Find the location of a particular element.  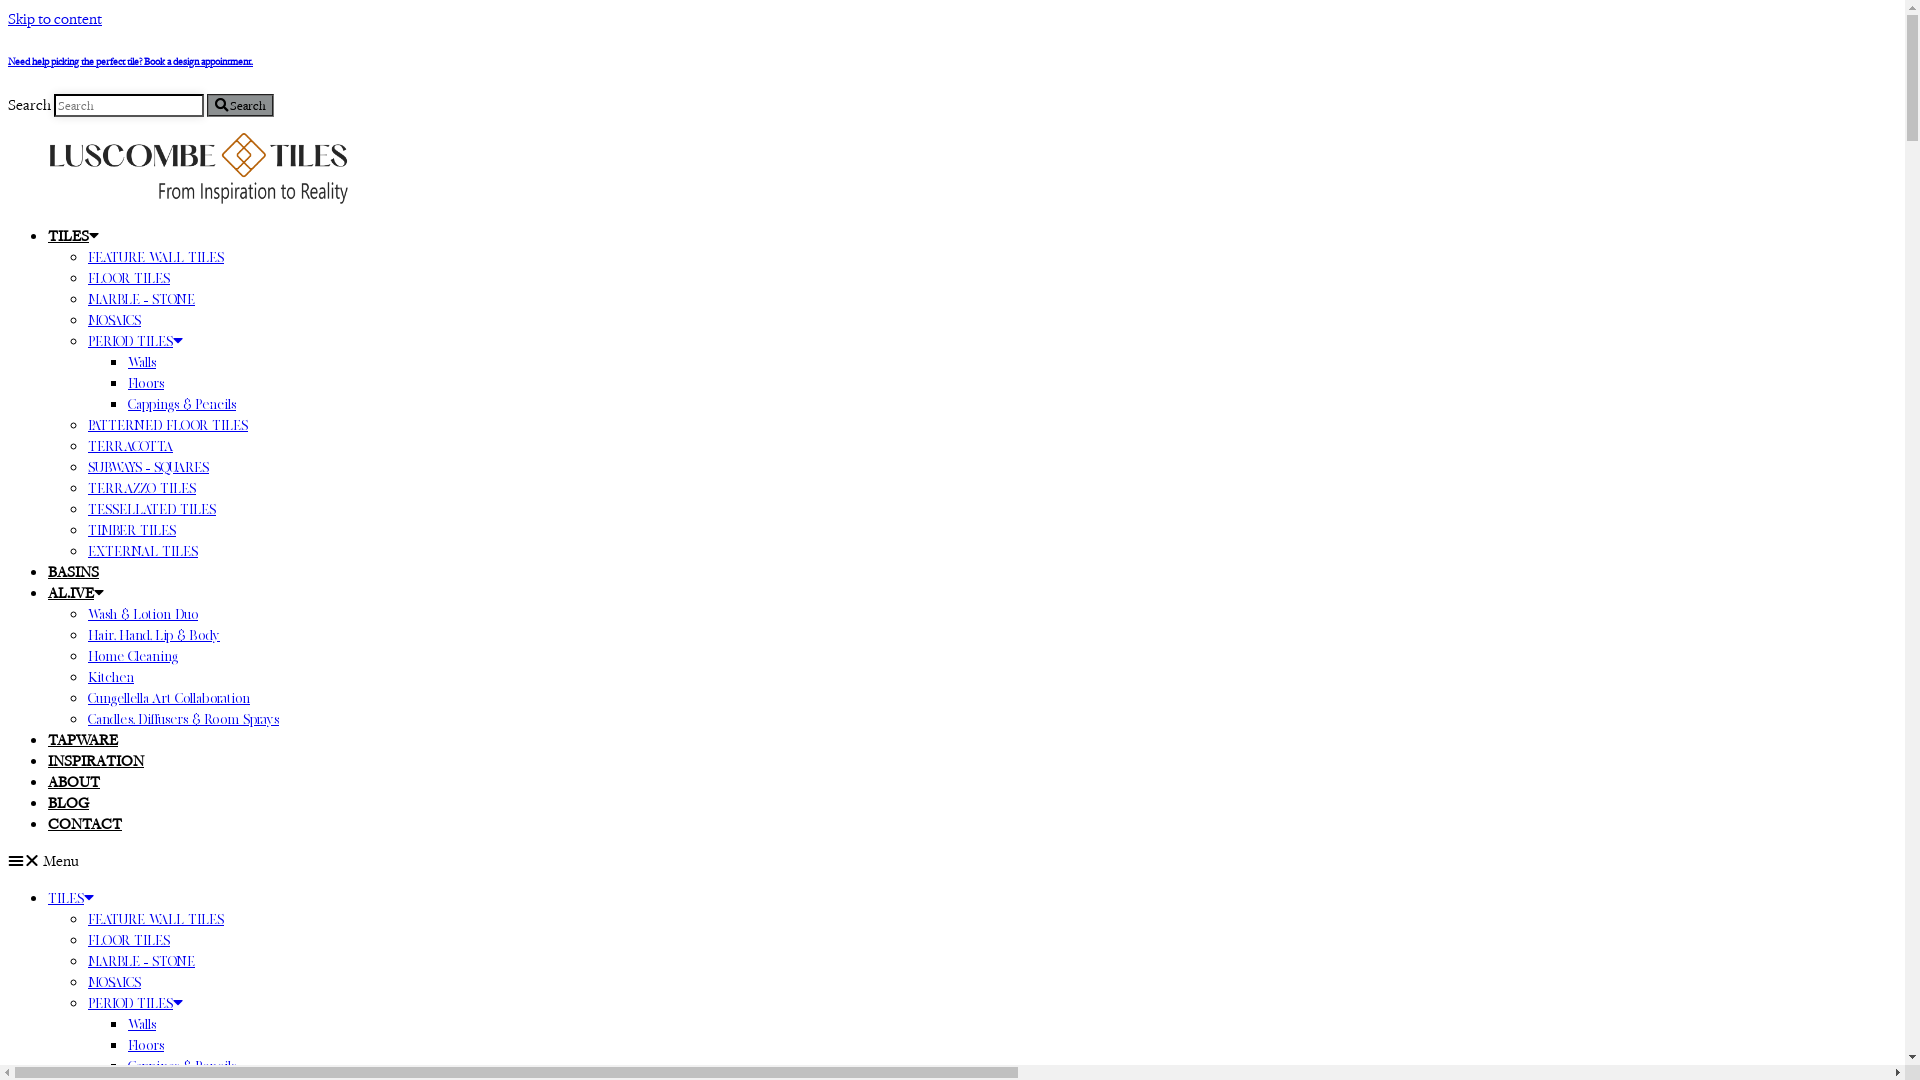

'TERRAZZO TILES' is located at coordinates (86, 488).